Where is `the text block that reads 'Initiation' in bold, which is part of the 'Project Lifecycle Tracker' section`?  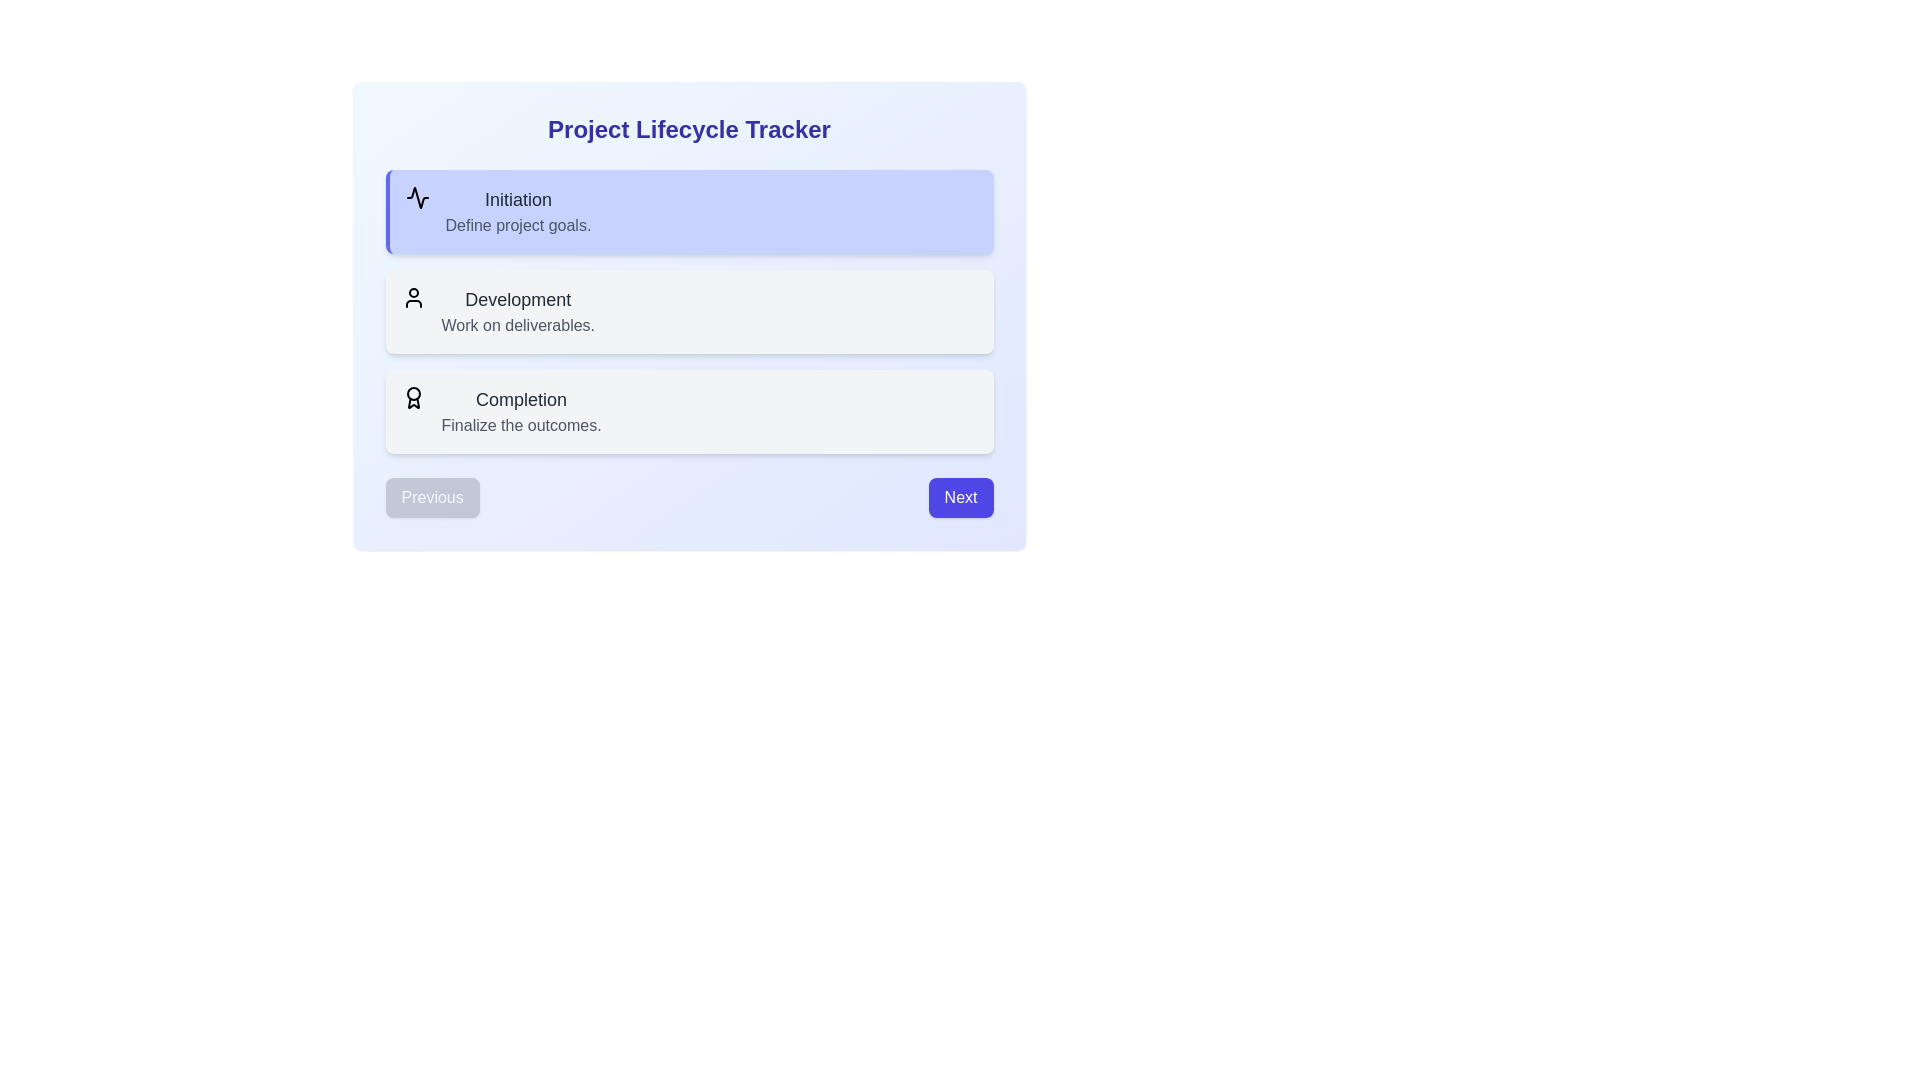
the text block that reads 'Initiation' in bold, which is part of the 'Project Lifecycle Tracker' section is located at coordinates (518, 212).